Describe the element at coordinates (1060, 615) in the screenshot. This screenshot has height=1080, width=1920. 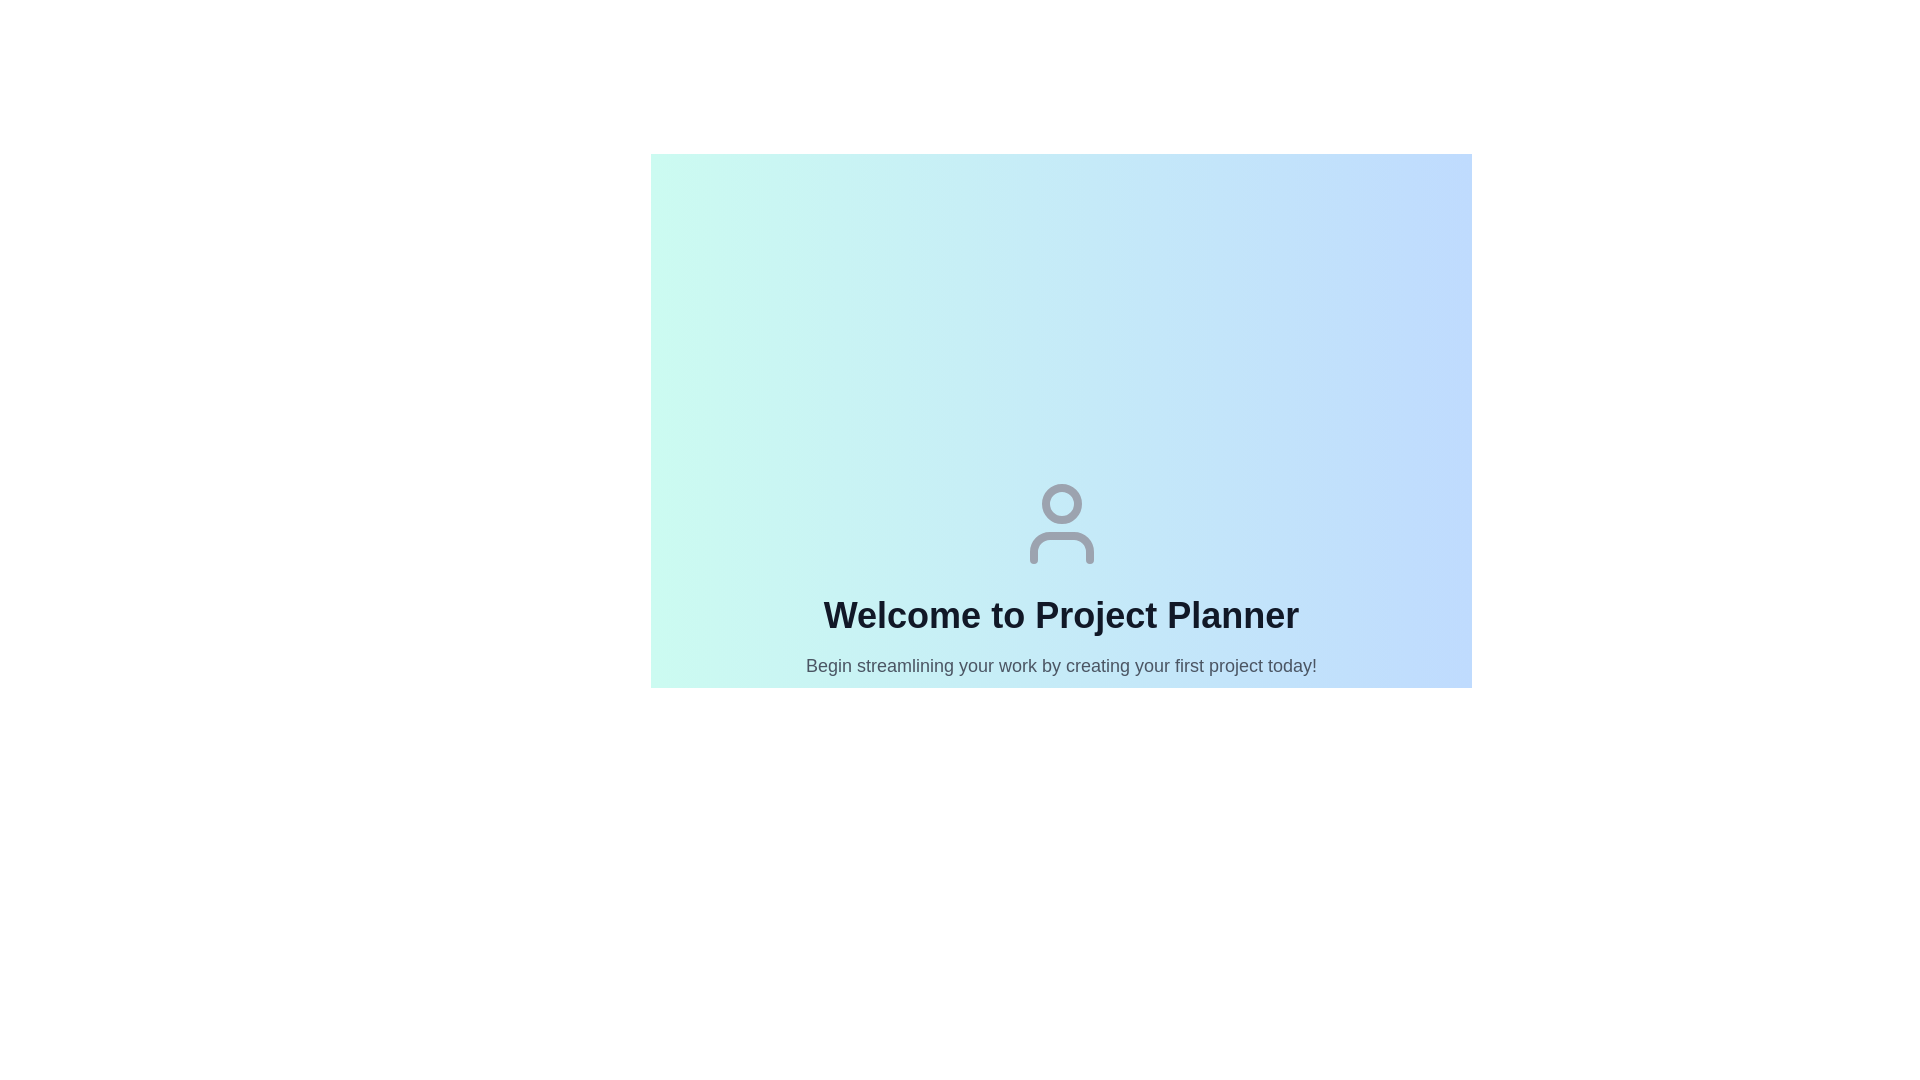
I see `the bold, large-sized text reading 'Welcome to Project Planner', which is centrally positioned below a user icon and above another text component` at that location.